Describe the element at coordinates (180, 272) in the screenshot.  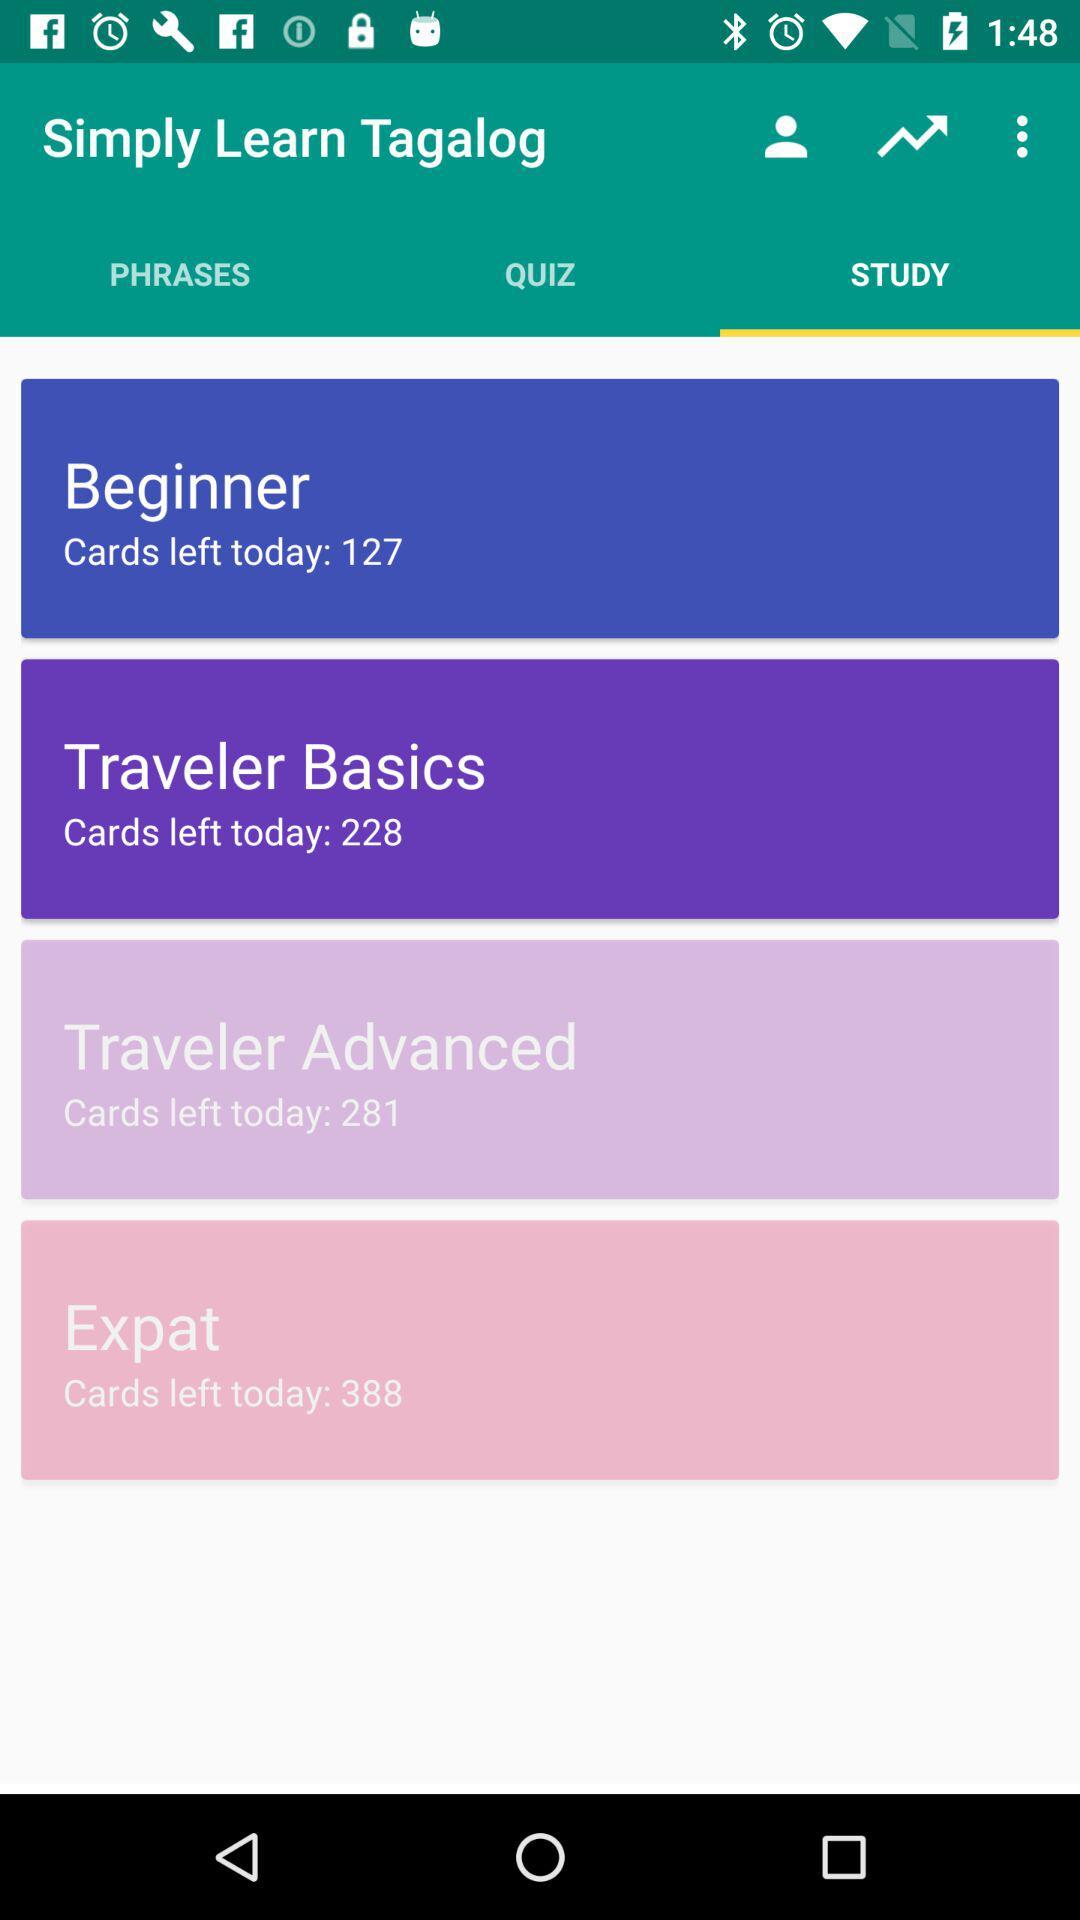
I see `icon below simply learn tagalog icon` at that location.